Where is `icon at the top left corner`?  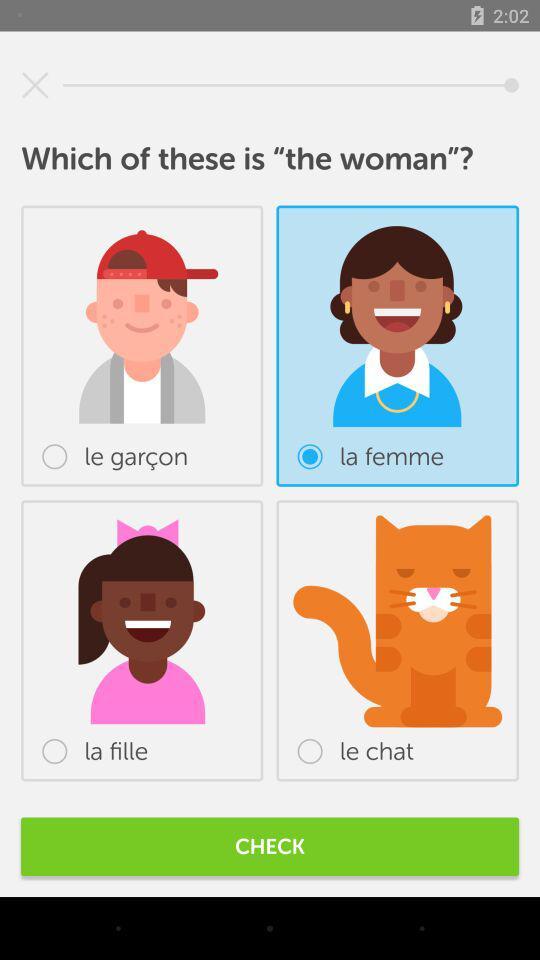 icon at the top left corner is located at coordinates (35, 85).